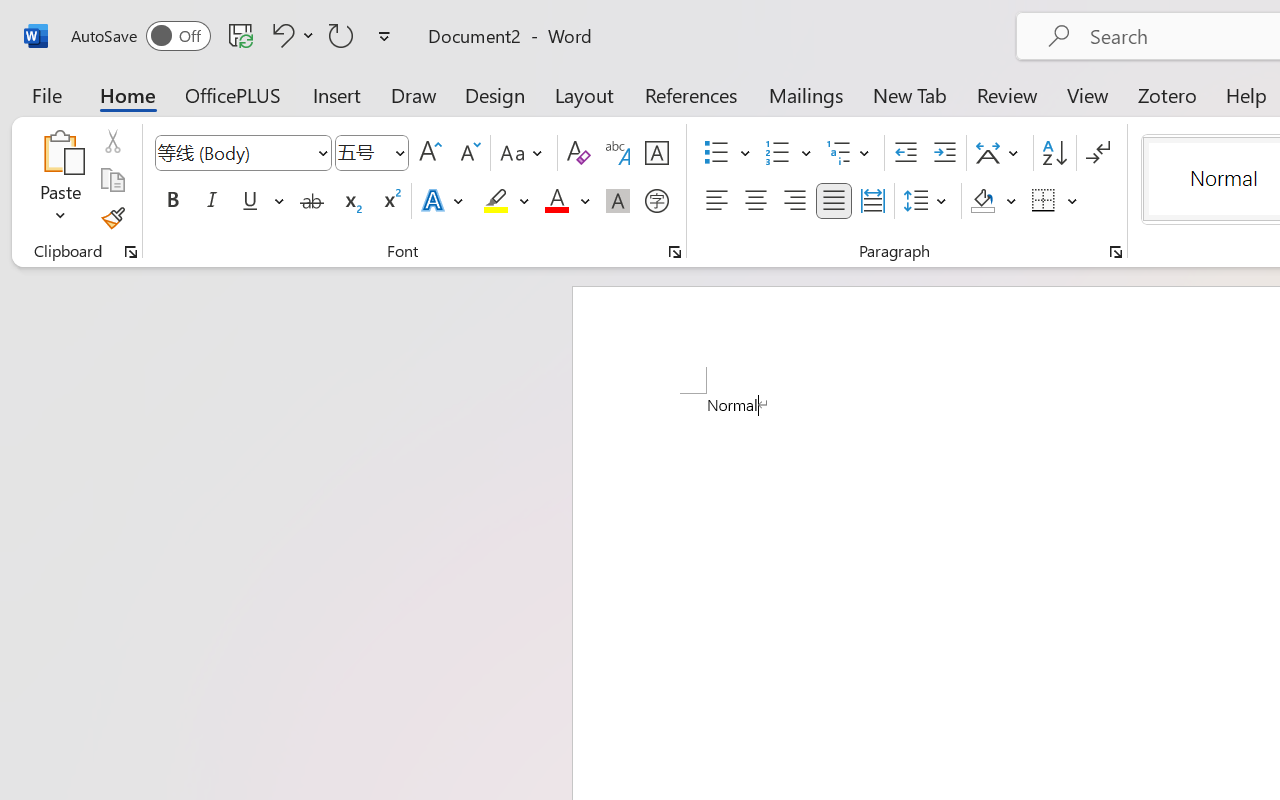 The width and height of the screenshot is (1280, 800). Describe the element at coordinates (111, 218) in the screenshot. I see `'Format Painter'` at that location.